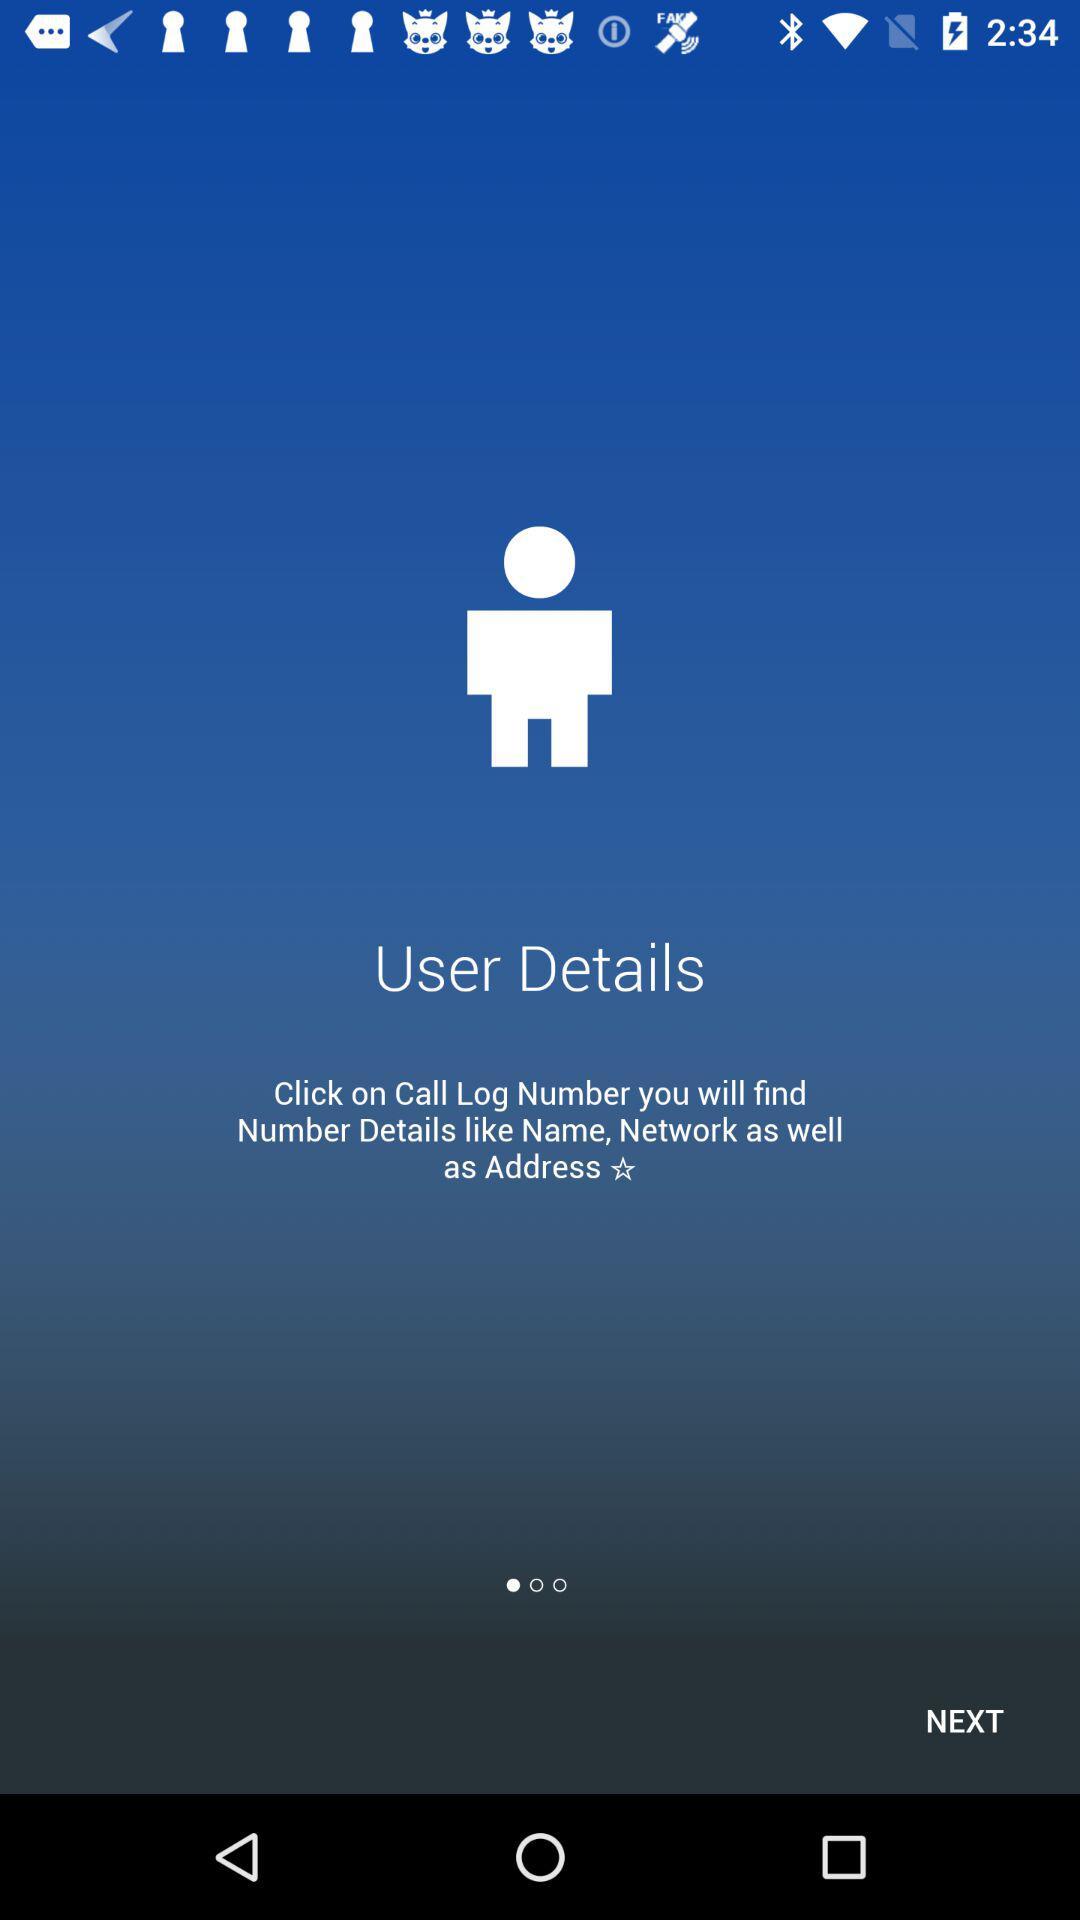 This screenshot has height=1920, width=1080. Describe the element at coordinates (963, 1719) in the screenshot. I see `next` at that location.